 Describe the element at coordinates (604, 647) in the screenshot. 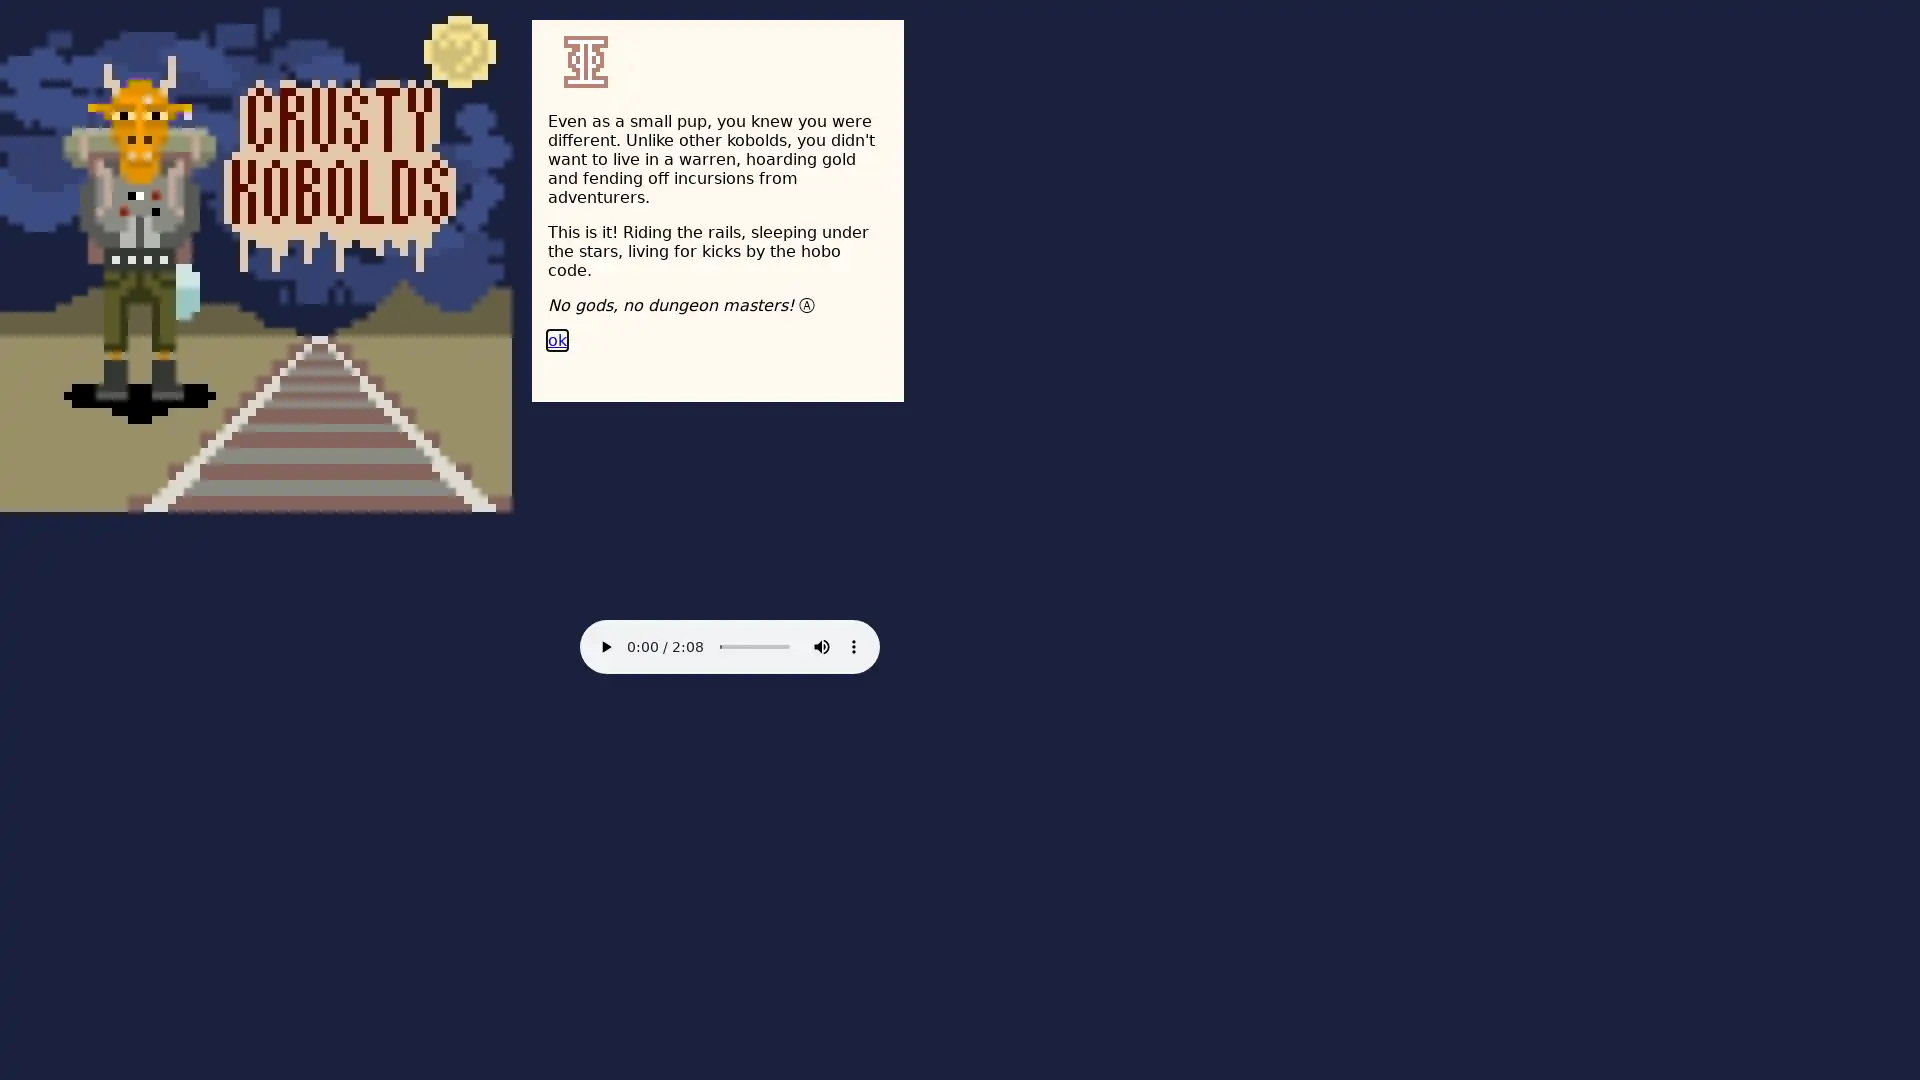

I see `play` at that location.